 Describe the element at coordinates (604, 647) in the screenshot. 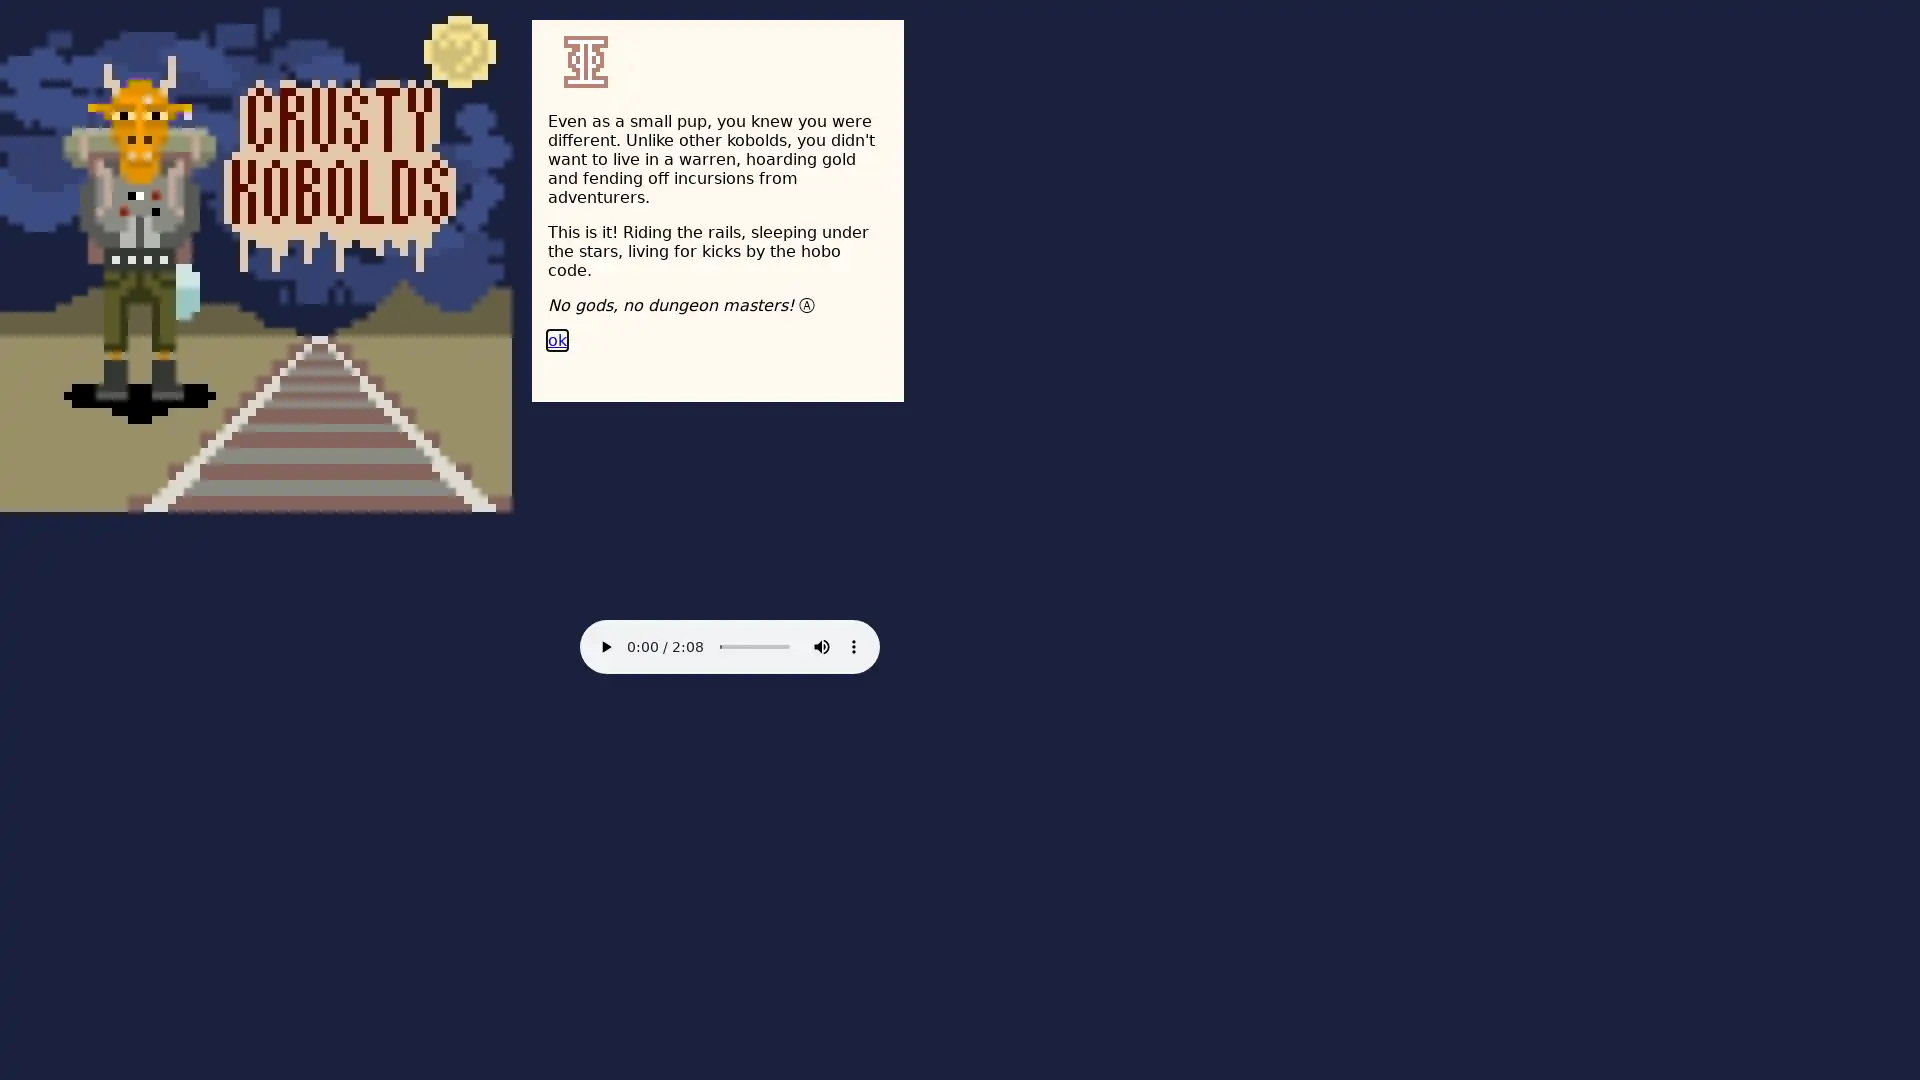

I see `play` at that location.